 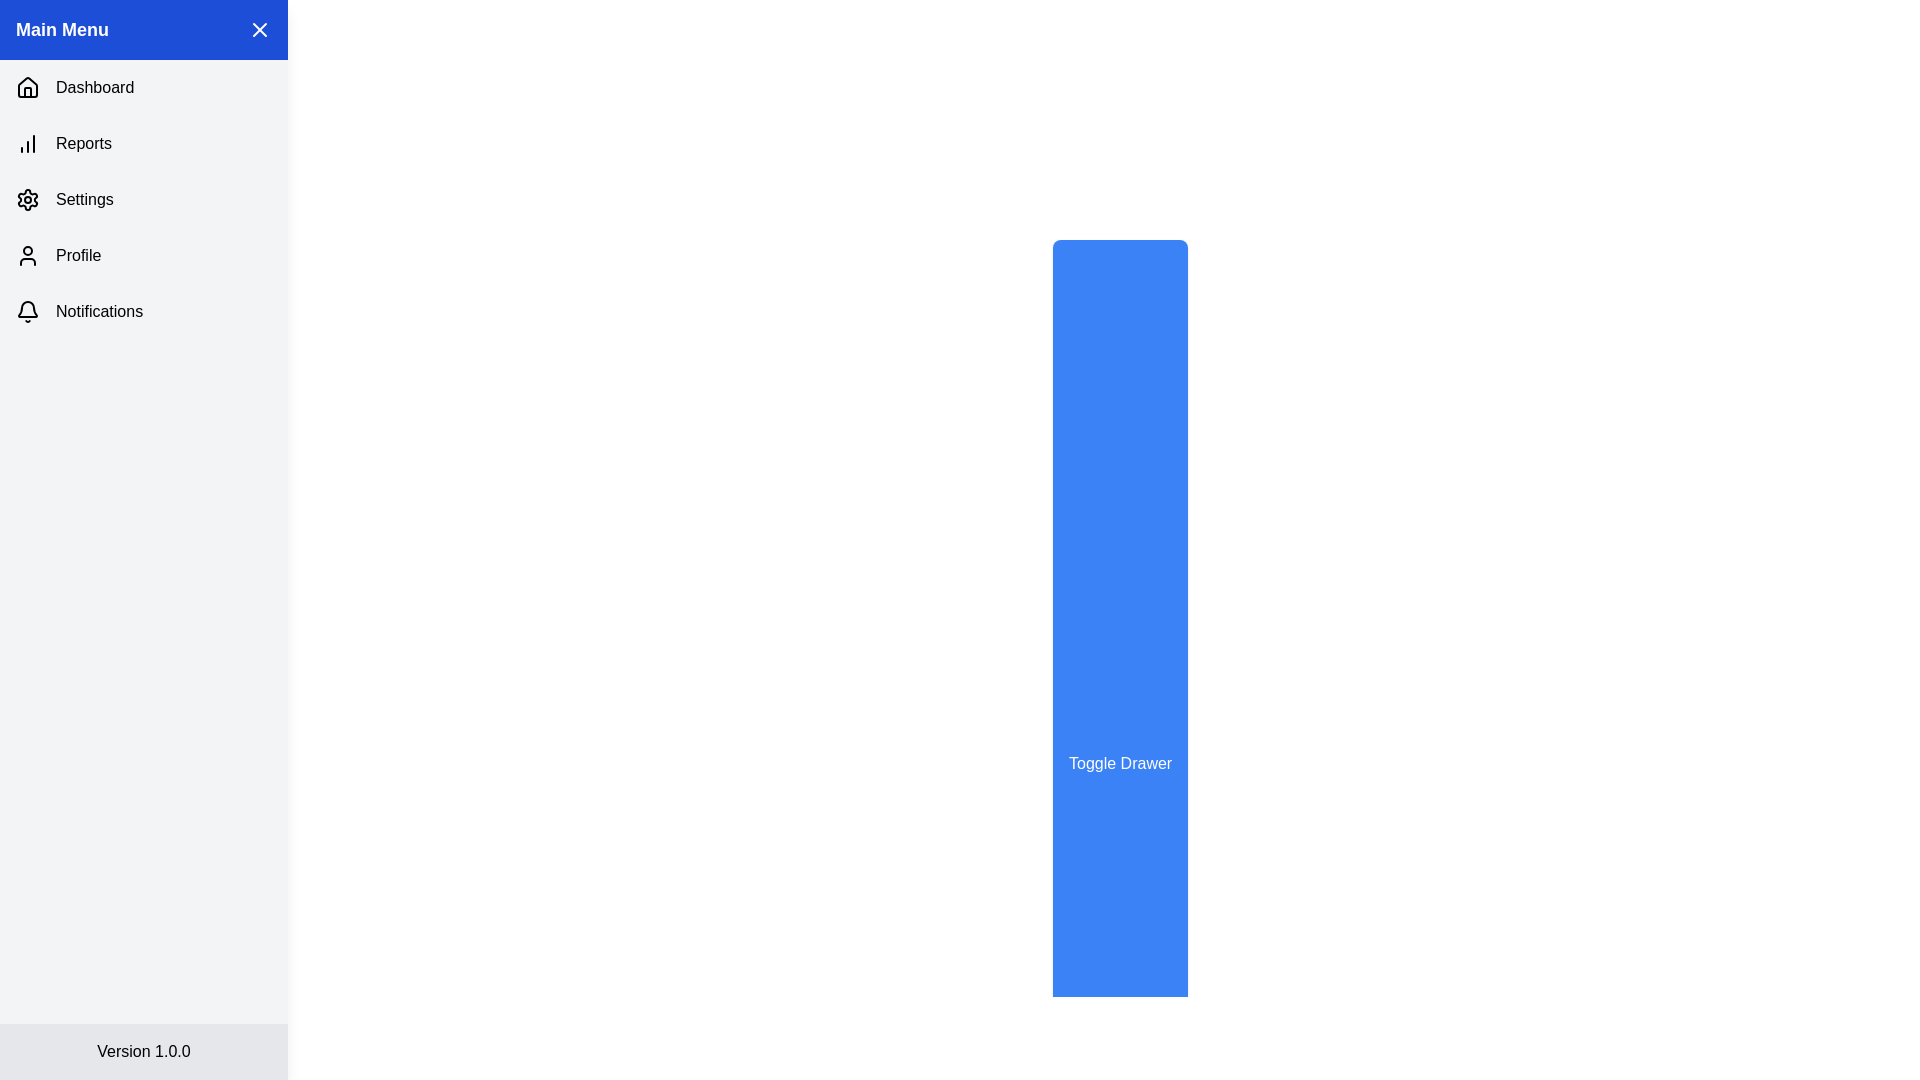 What do you see at coordinates (62, 30) in the screenshot?
I see `the static text label that serves as the title for the sidebar menu, located in the blue header bar at the top and aligned towards the left edge` at bounding box center [62, 30].